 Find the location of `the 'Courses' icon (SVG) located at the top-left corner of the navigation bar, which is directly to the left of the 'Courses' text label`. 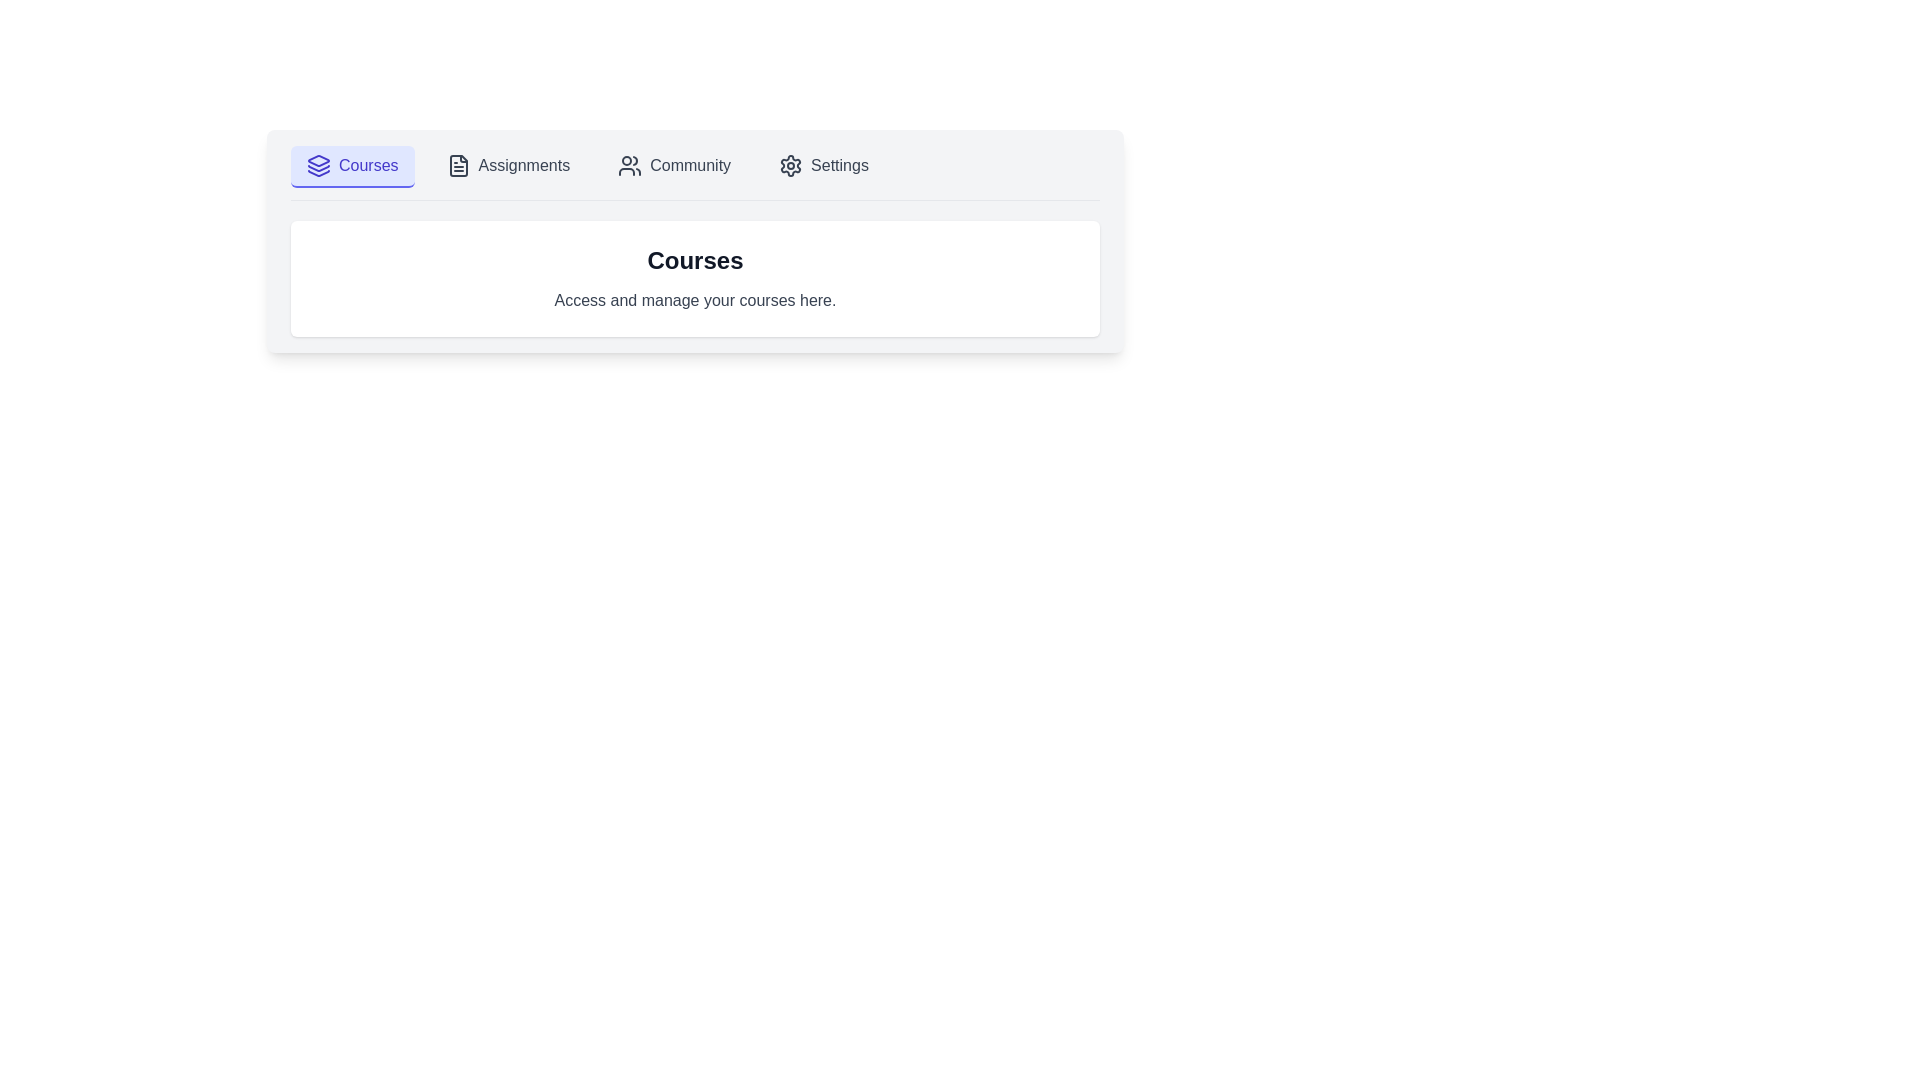

the 'Courses' icon (SVG) located at the top-left corner of the navigation bar, which is directly to the left of the 'Courses' text label is located at coordinates (317, 164).